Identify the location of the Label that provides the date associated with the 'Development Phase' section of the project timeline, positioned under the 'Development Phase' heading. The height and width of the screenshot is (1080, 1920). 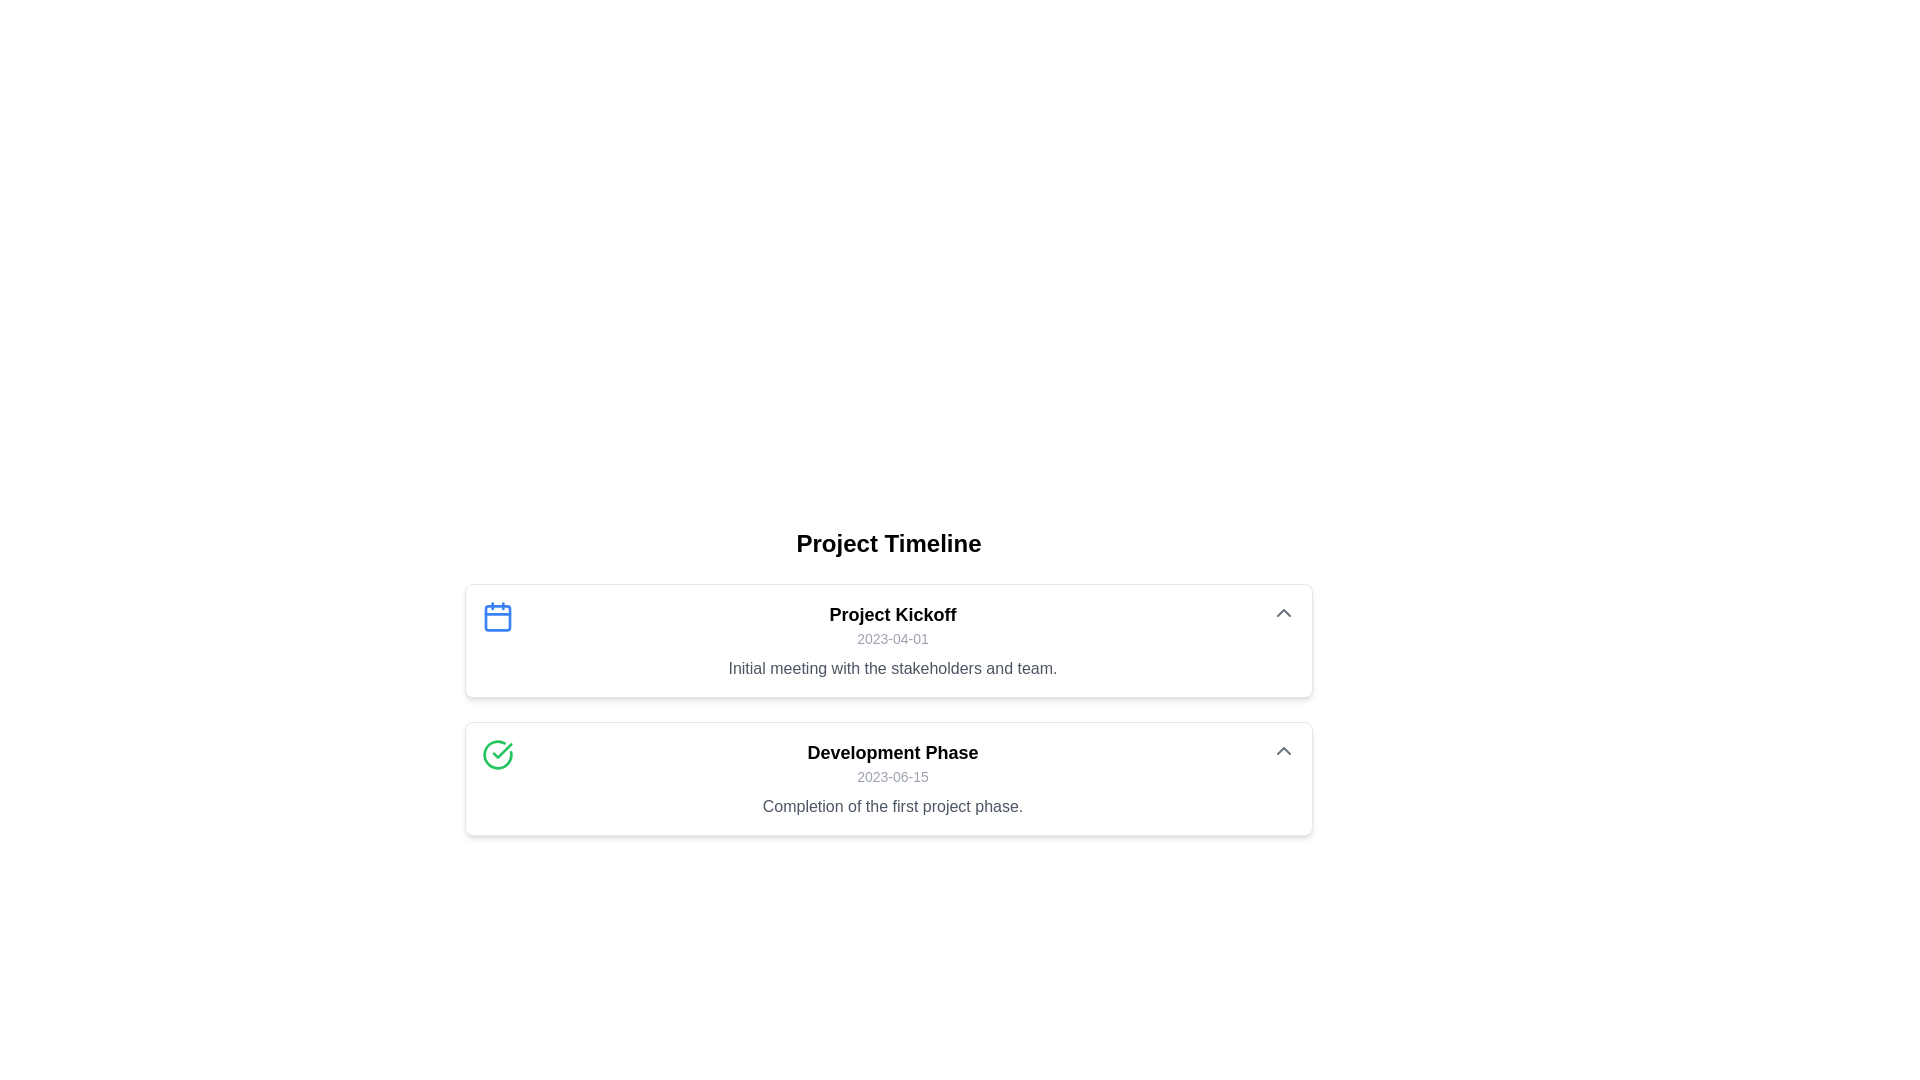
(891, 775).